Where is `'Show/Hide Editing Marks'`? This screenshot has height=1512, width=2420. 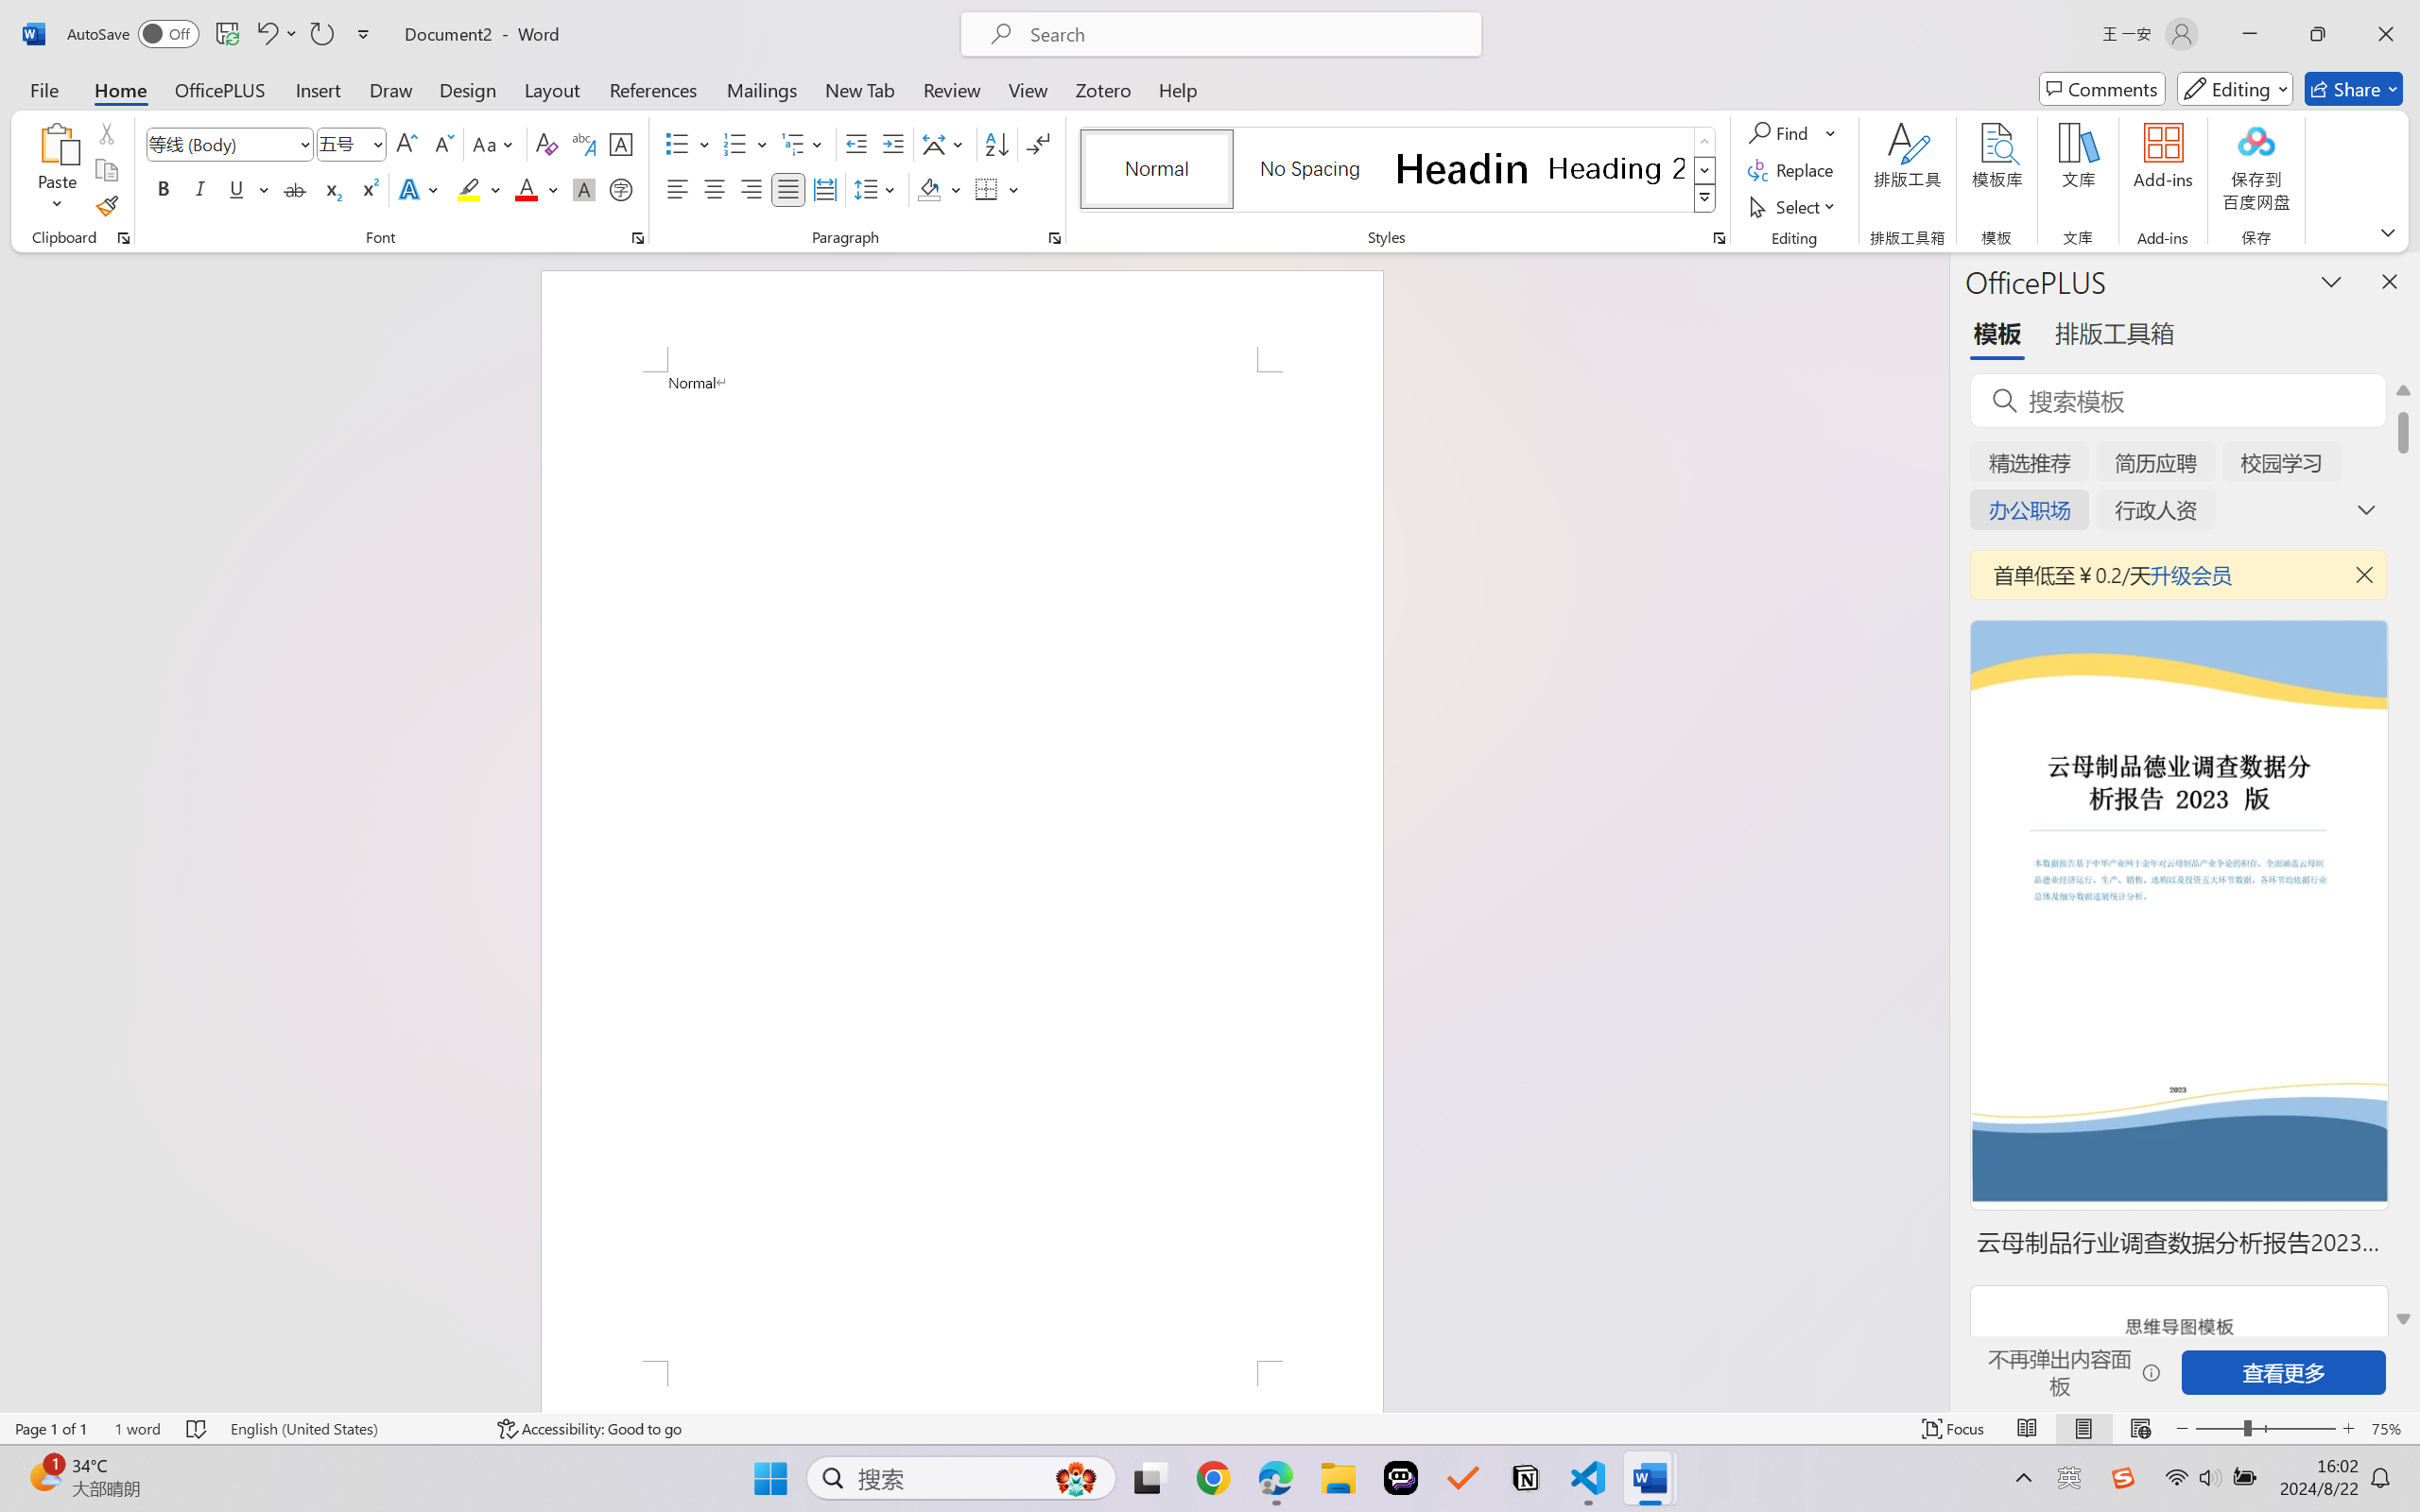
'Show/Hide Editing Marks' is located at coordinates (1037, 144).